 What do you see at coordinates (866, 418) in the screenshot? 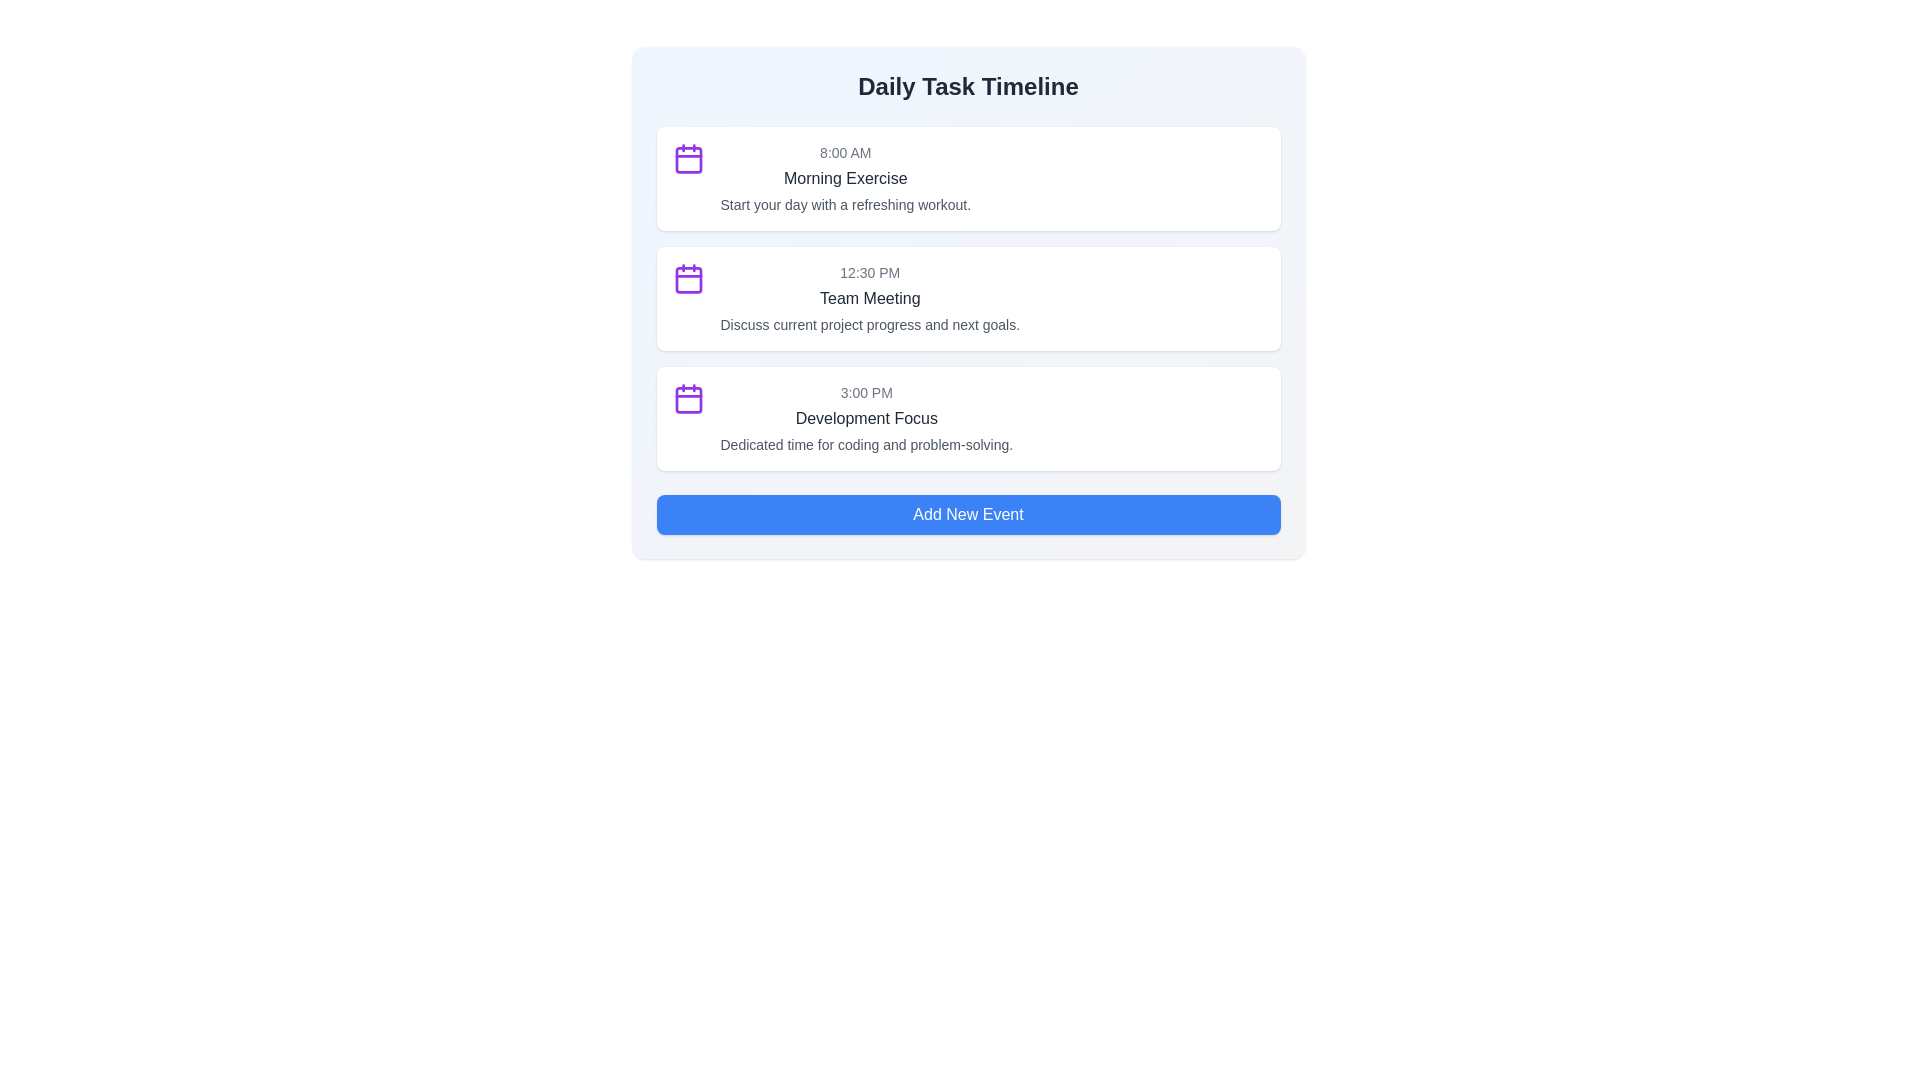
I see `title information from the text label that serves as the header for the timeline event, located centrally under the time label '3:00 PM'` at bounding box center [866, 418].